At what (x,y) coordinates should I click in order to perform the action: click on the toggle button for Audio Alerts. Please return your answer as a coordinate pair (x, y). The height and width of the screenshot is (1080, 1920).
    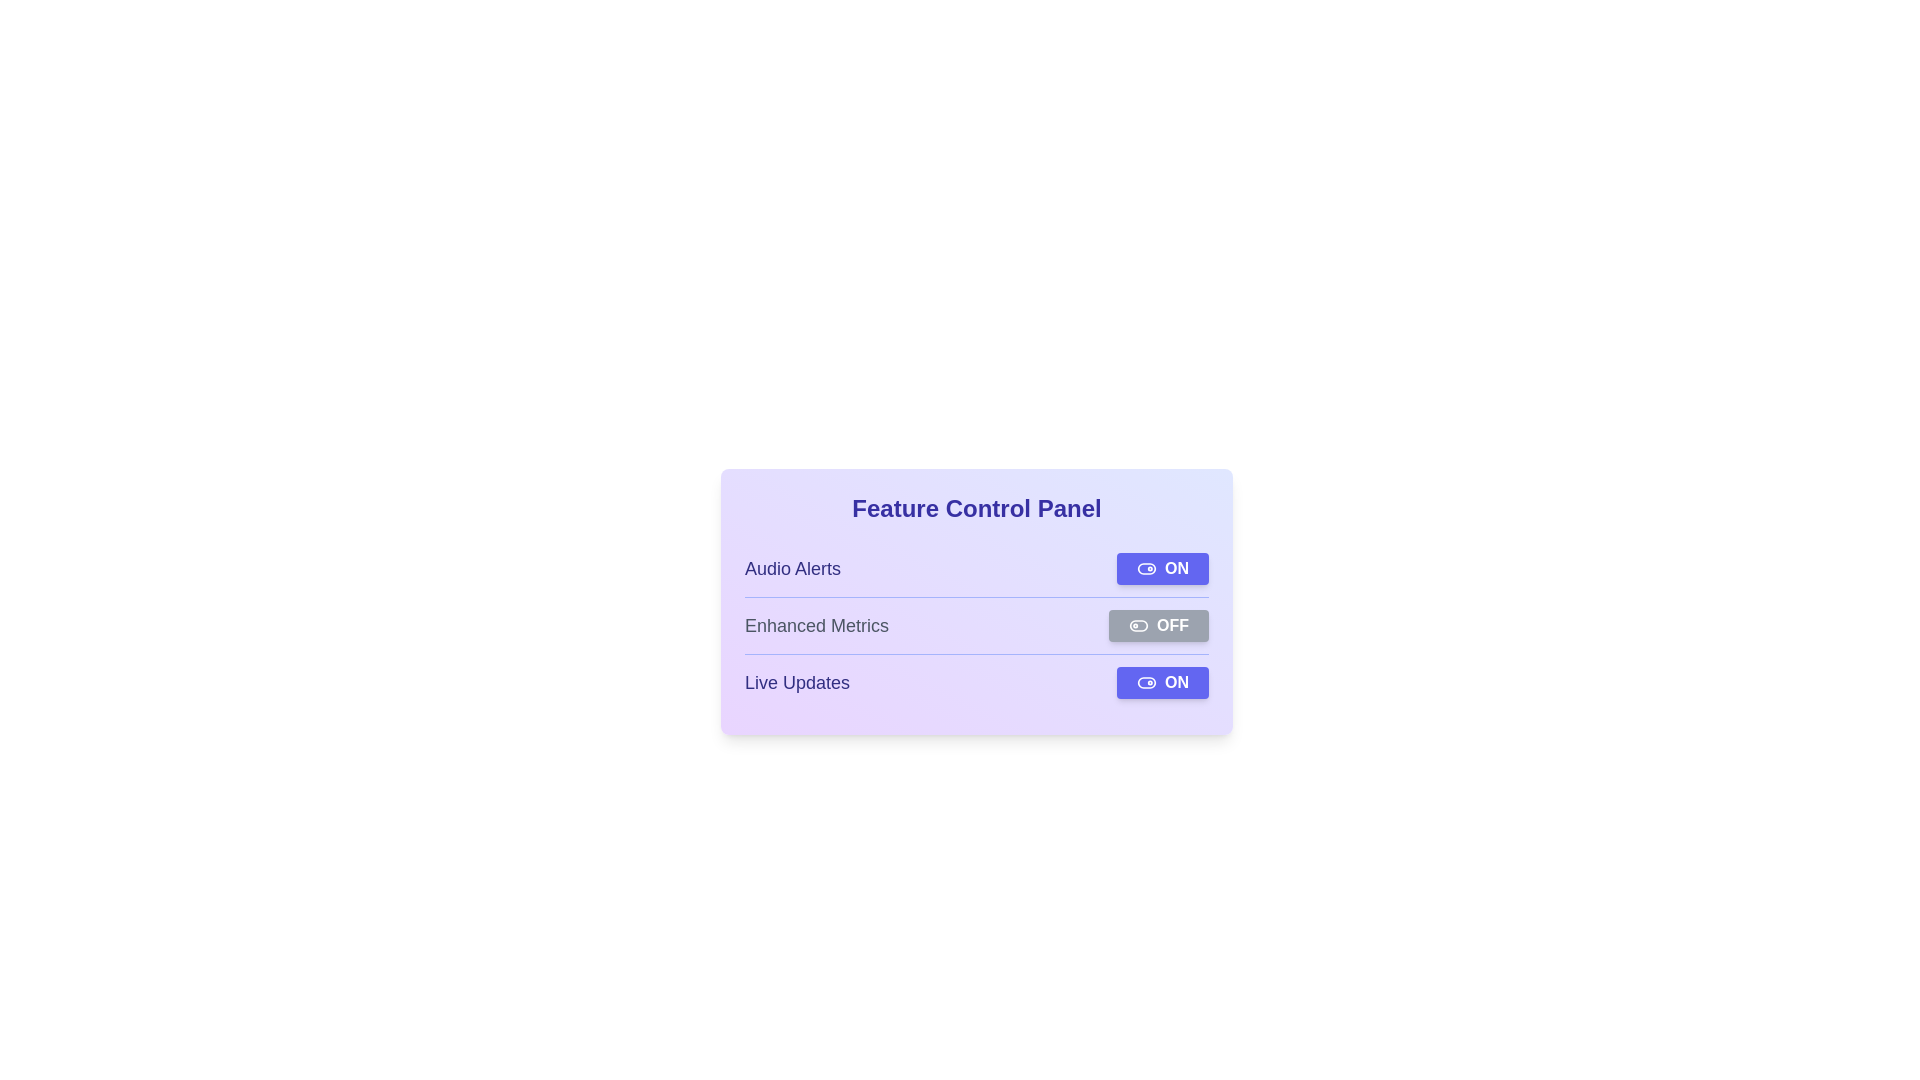
    Looking at the image, I should click on (1162, 569).